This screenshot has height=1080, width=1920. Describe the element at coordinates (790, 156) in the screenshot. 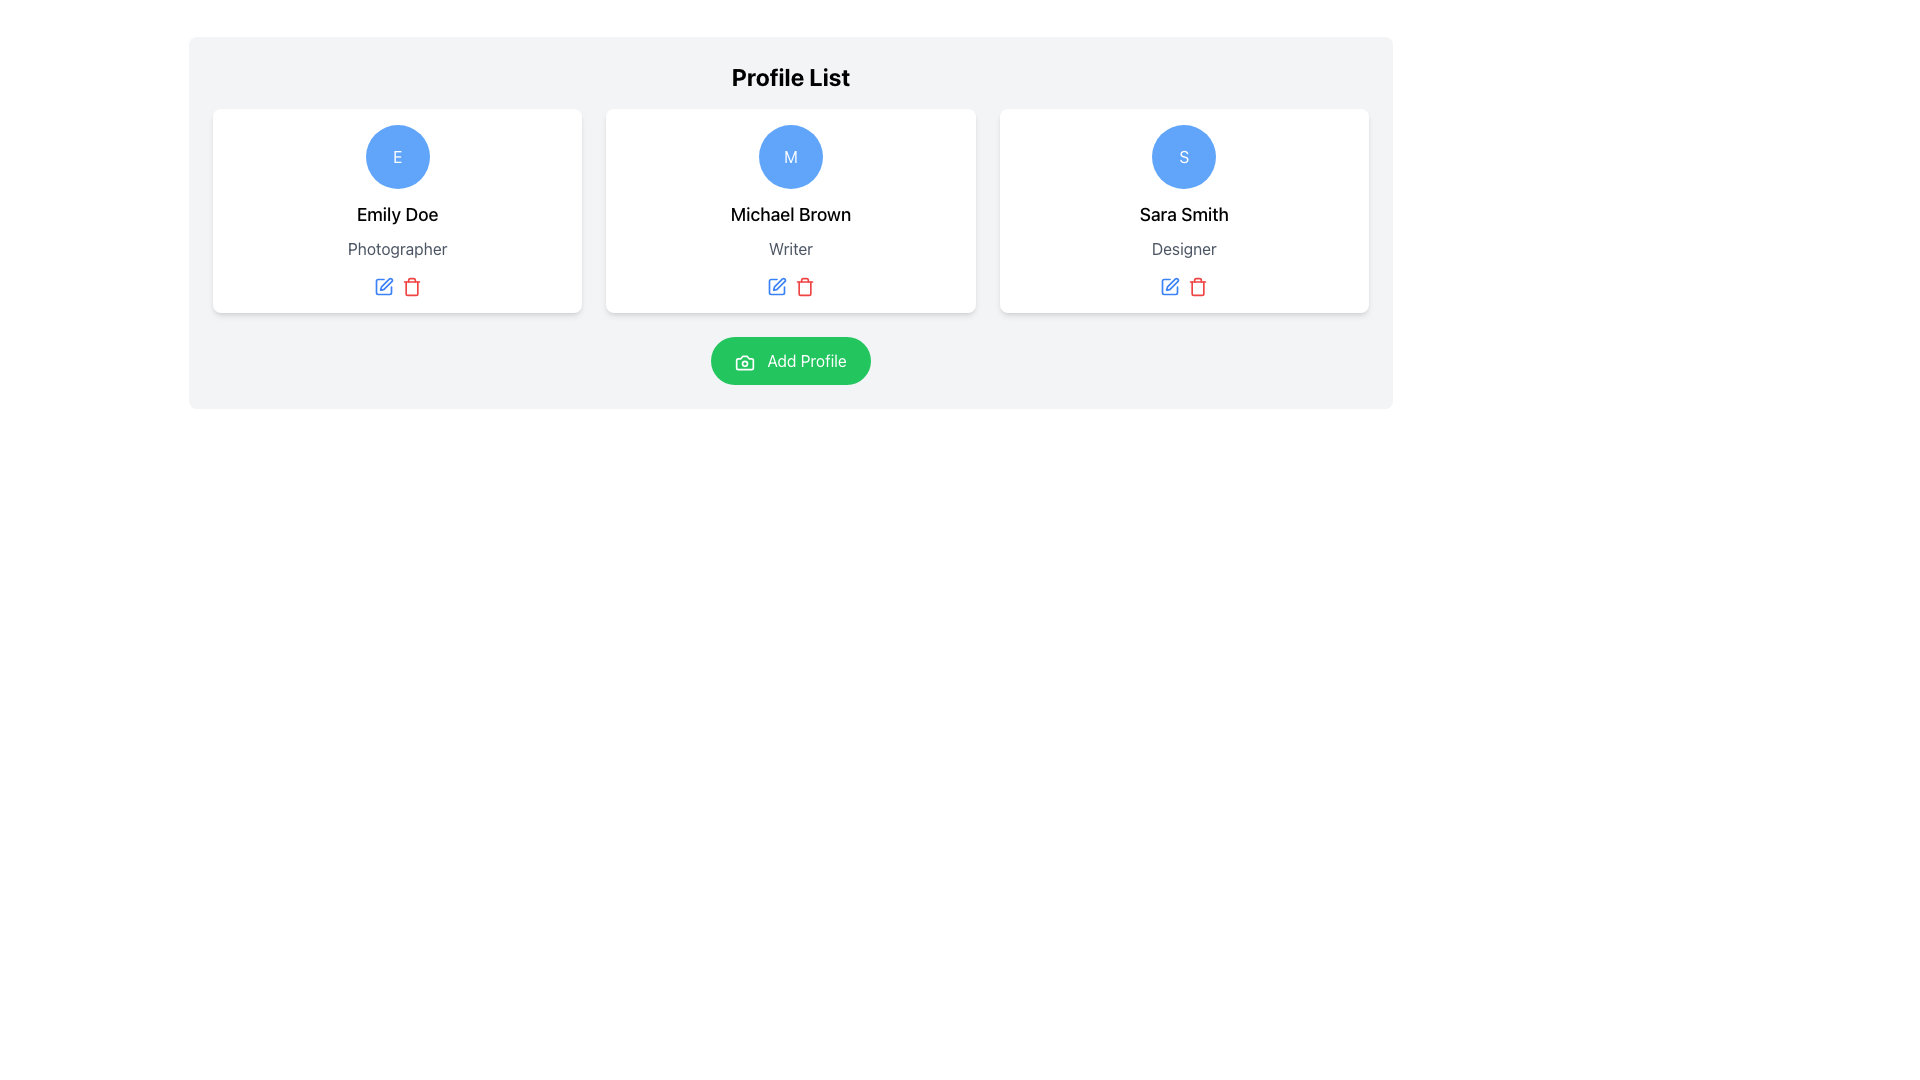

I see `the Circular Initial Badge with a light blue background and white 'M' text, located at the top center of Michael Brown's profile card` at that location.